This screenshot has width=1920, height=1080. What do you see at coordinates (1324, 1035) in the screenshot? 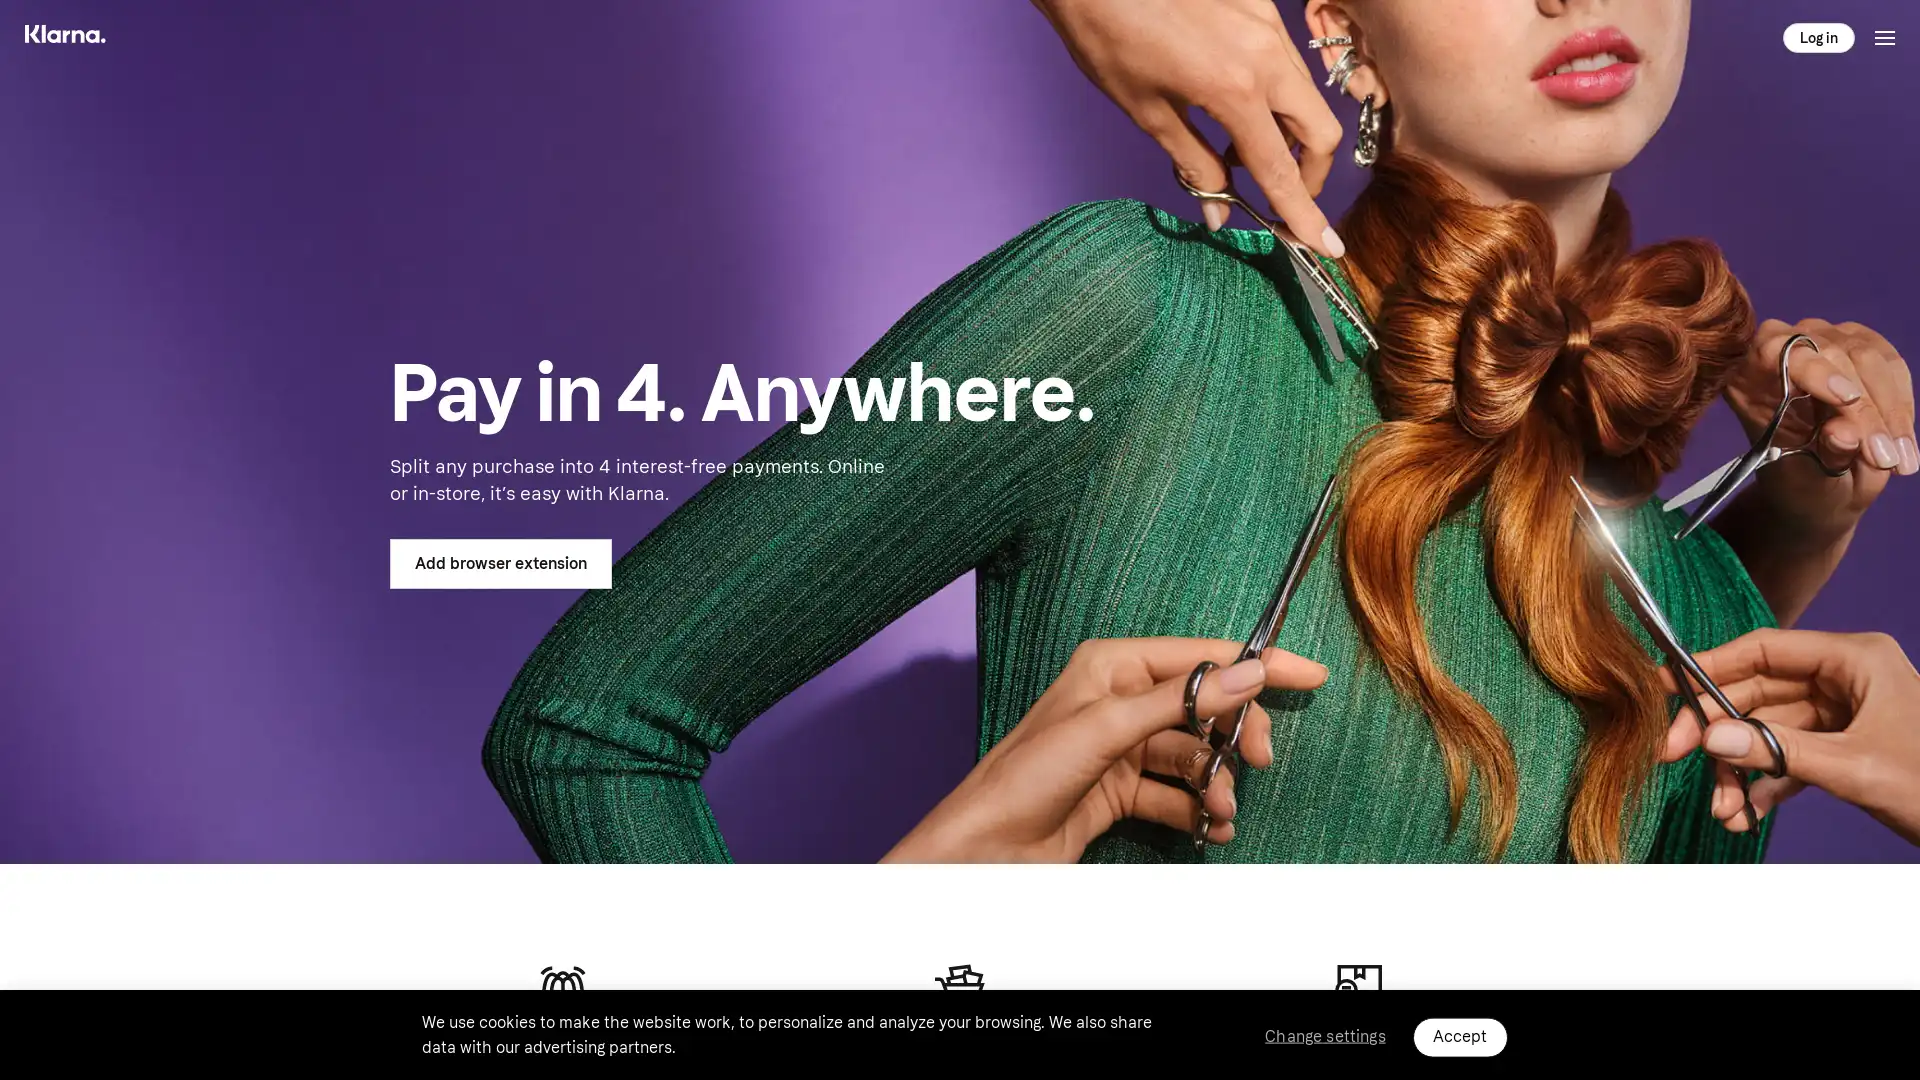
I see `Change settings` at bounding box center [1324, 1035].